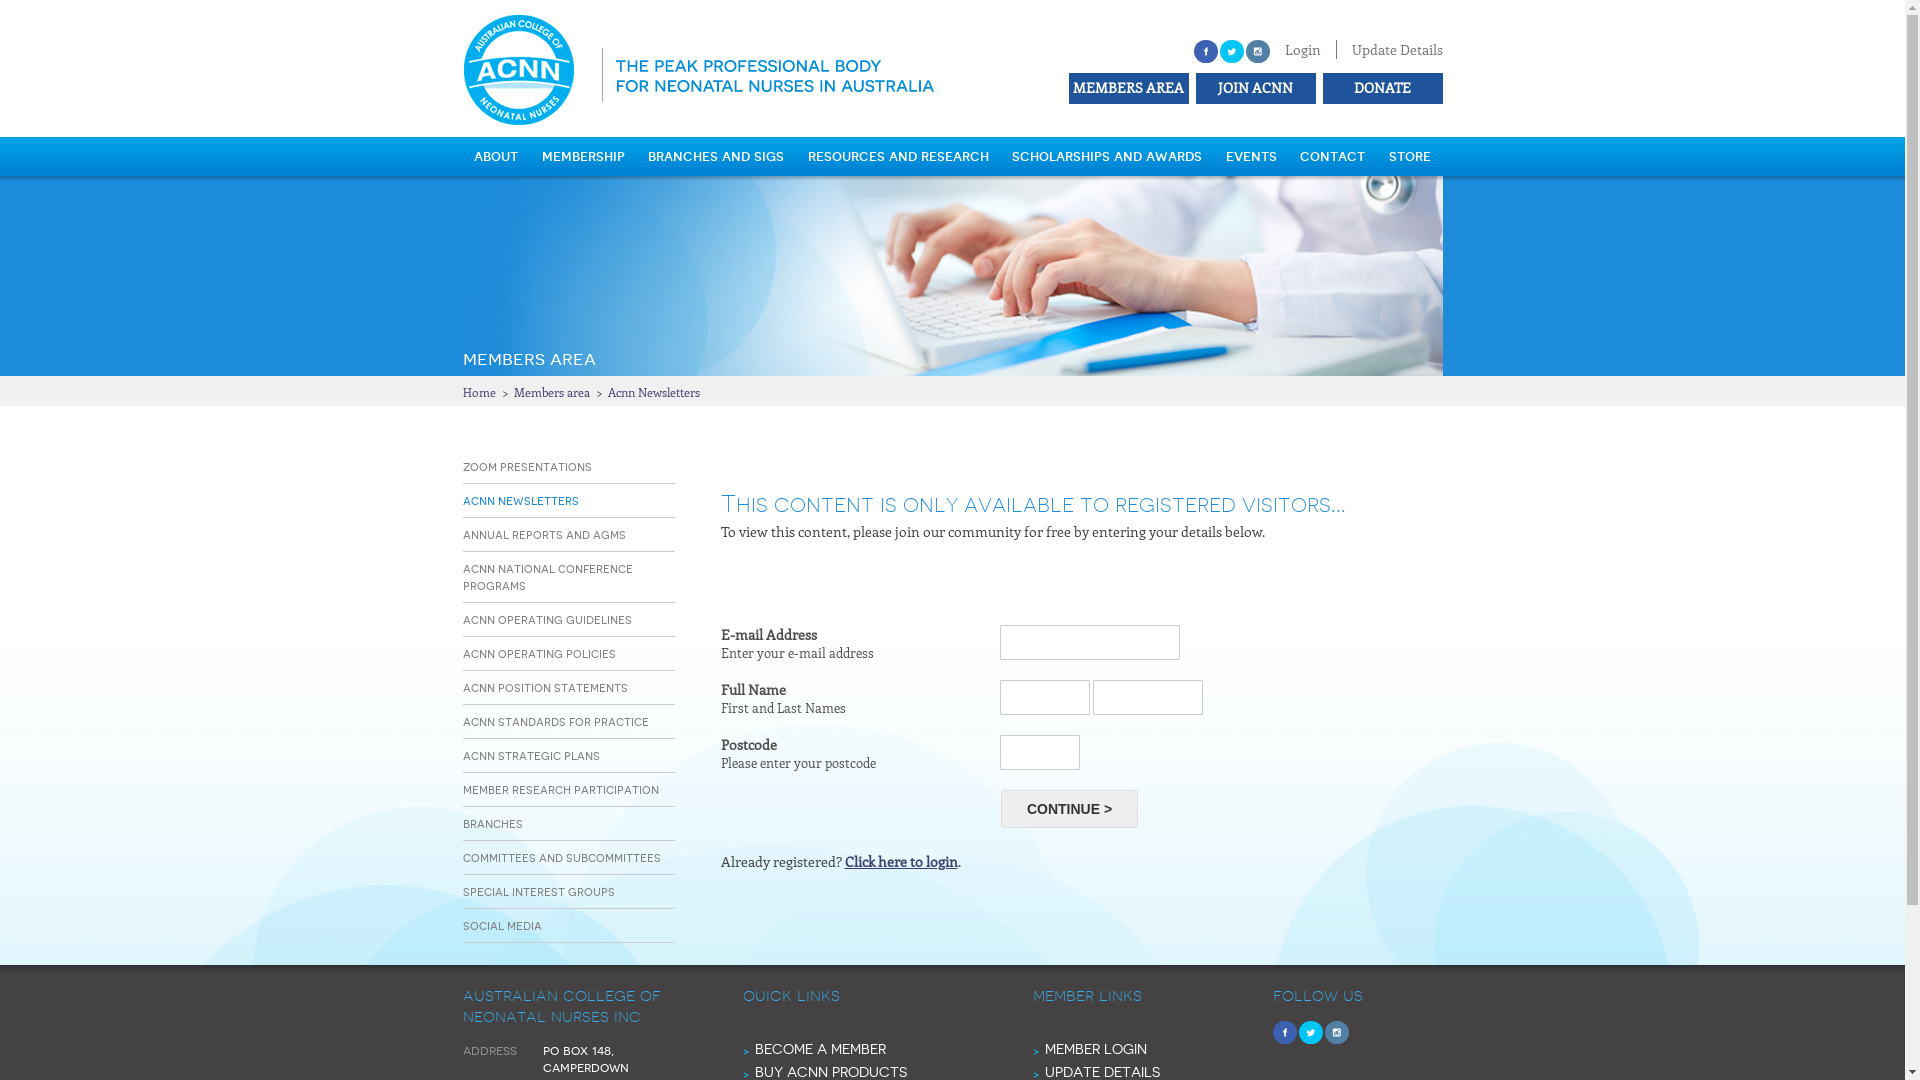  What do you see at coordinates (1409, 155) in the screenshot?
I see `'store'` at bounding box center [1409, 155].